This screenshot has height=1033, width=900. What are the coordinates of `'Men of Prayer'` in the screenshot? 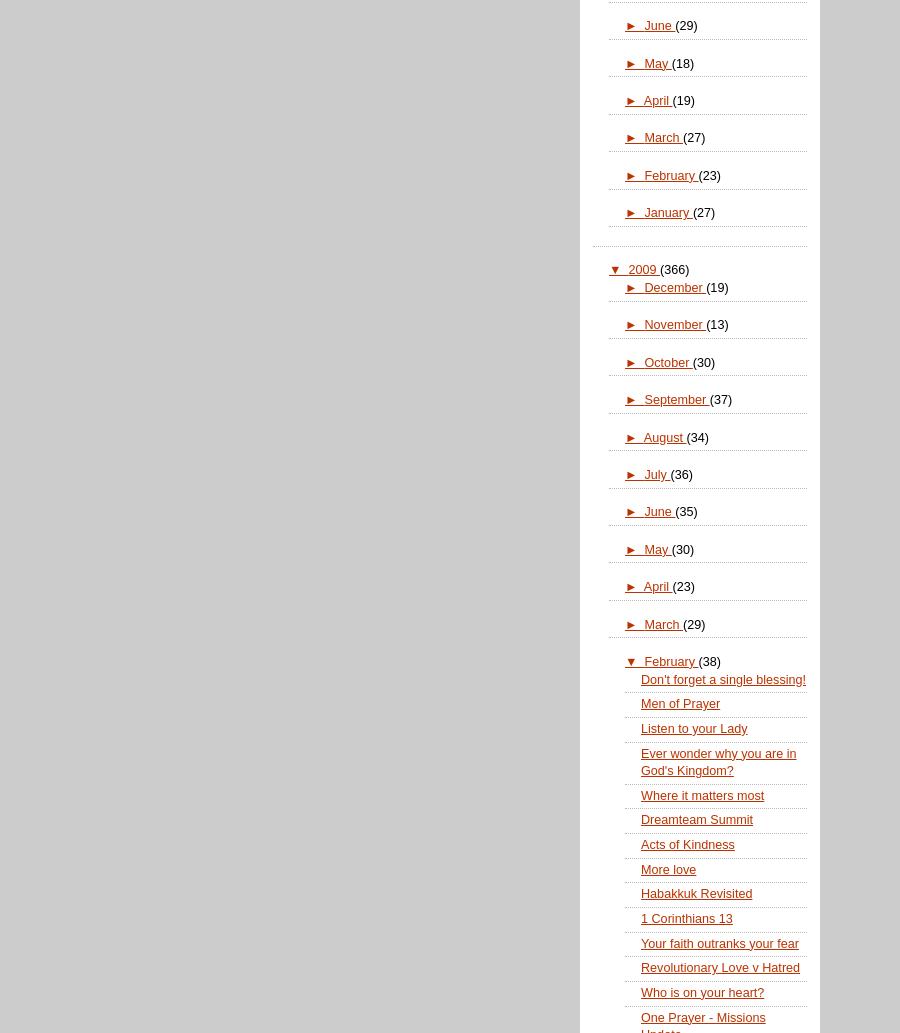 It's located at (679, 703).